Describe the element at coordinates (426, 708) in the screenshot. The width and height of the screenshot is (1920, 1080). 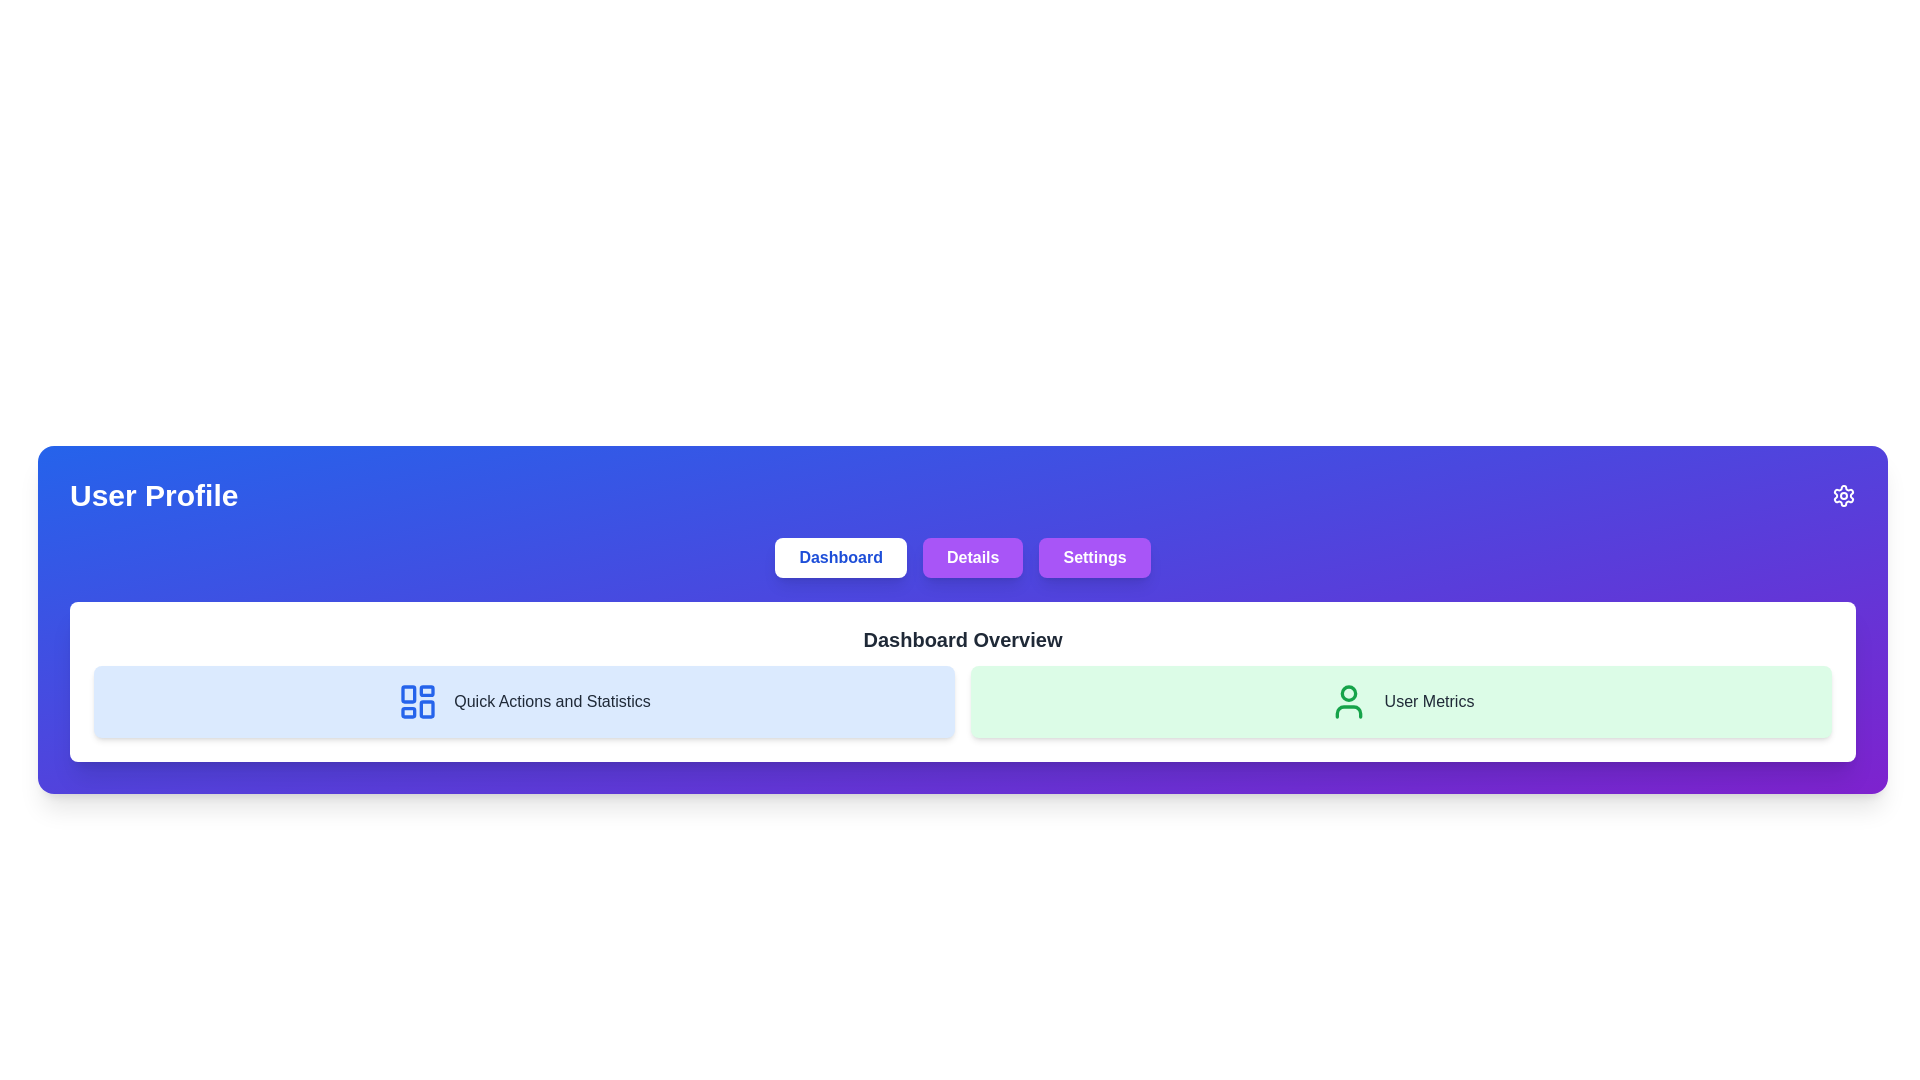
I see `the small decorative rectangle located in the lower-right corner of the icon within the 'Quick Actions and Statistics' section` at that location.